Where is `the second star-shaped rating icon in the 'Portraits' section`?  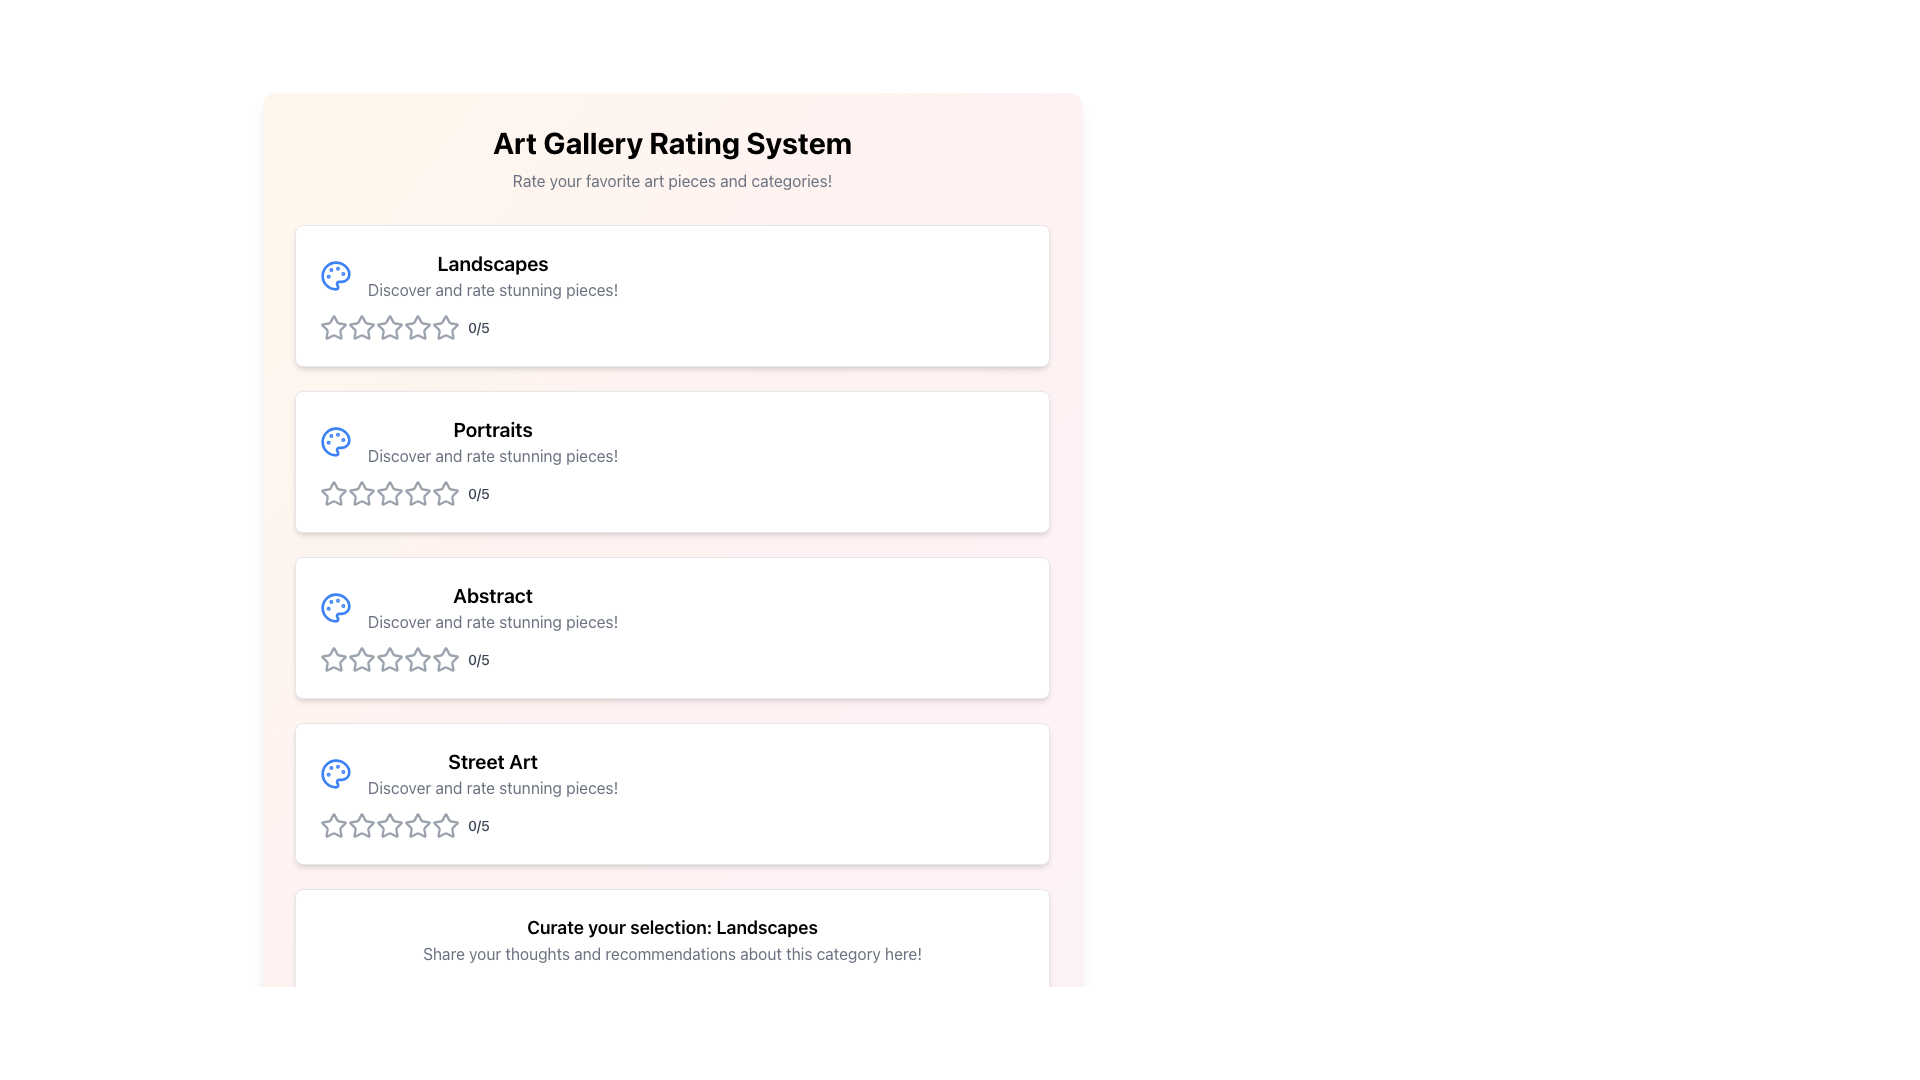 the second star-shaped rating icon in the 'Portraits' section is located at coordinates (389, 493).